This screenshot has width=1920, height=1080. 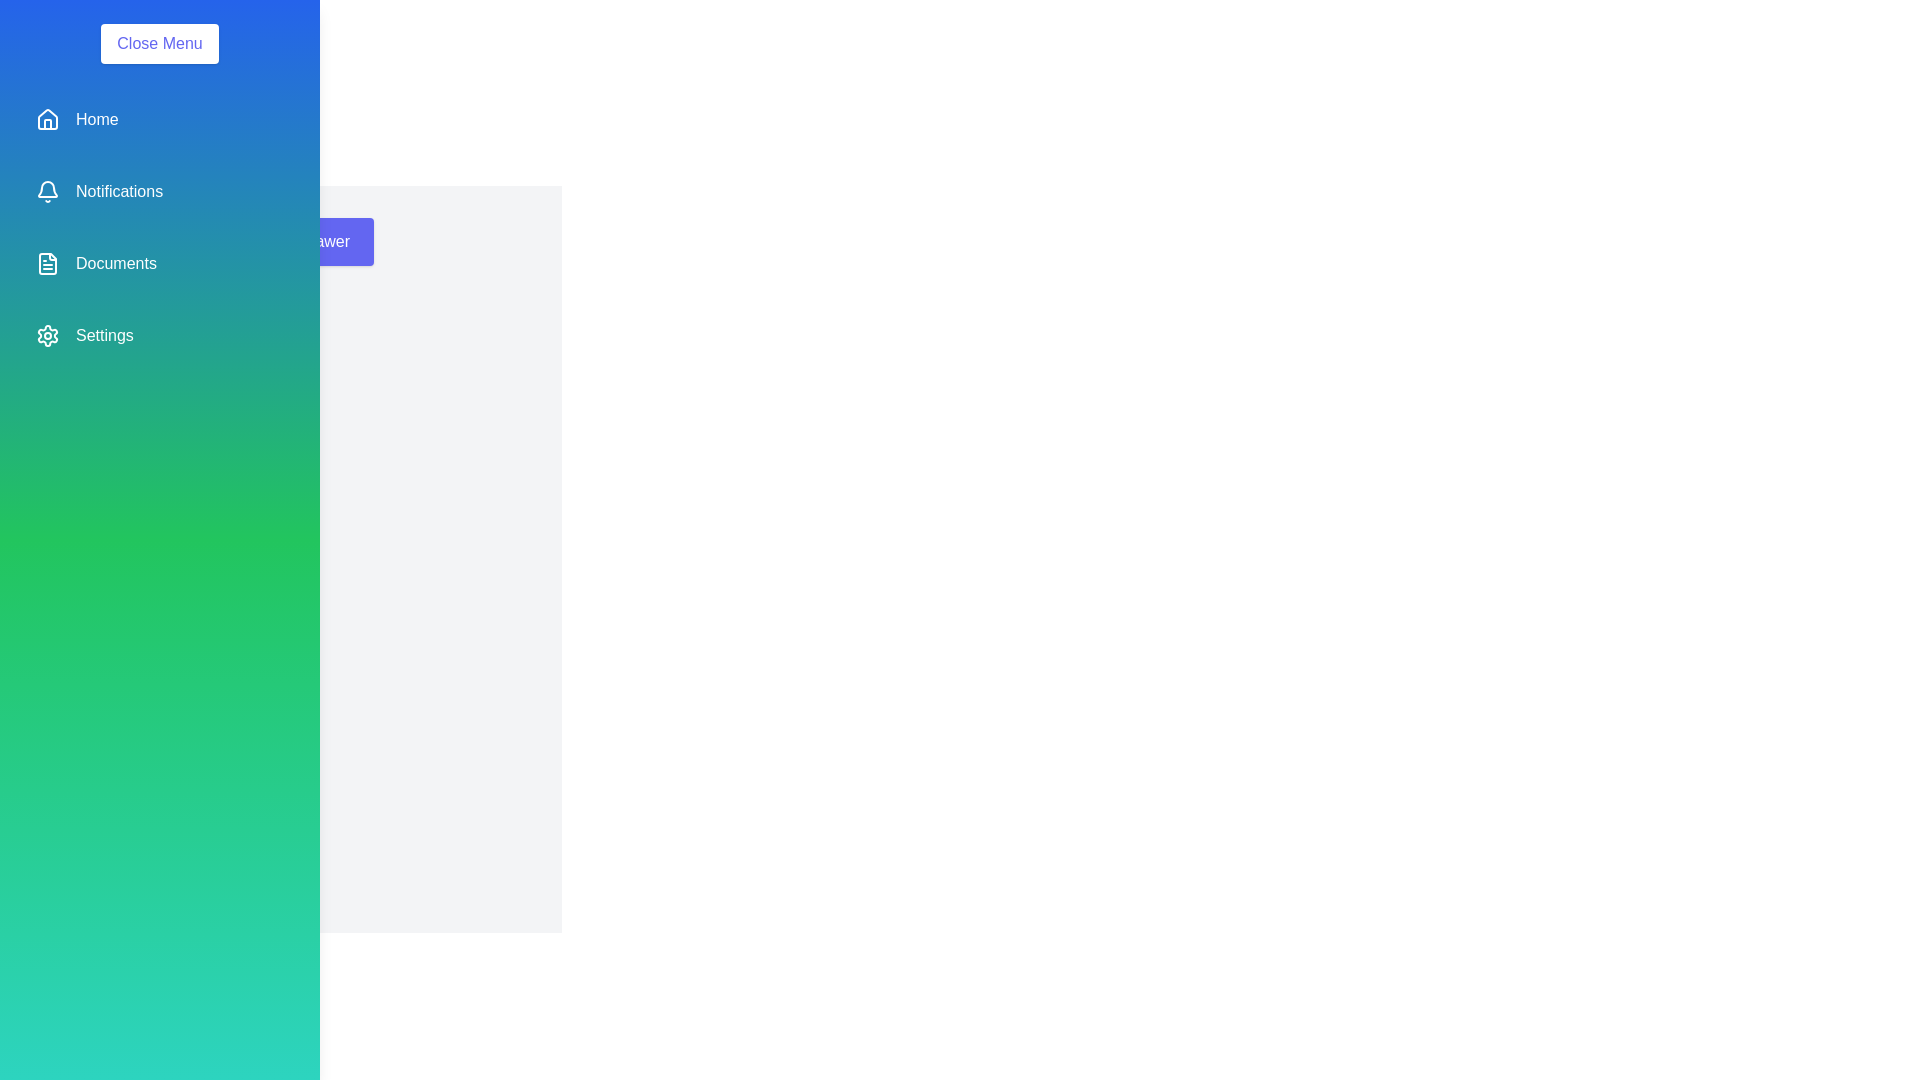 What do you see at coordinates (158, 192) in the screenshot?
I see `the menu item Notifications to observe the hover effect` at bounding box center [158, 192].